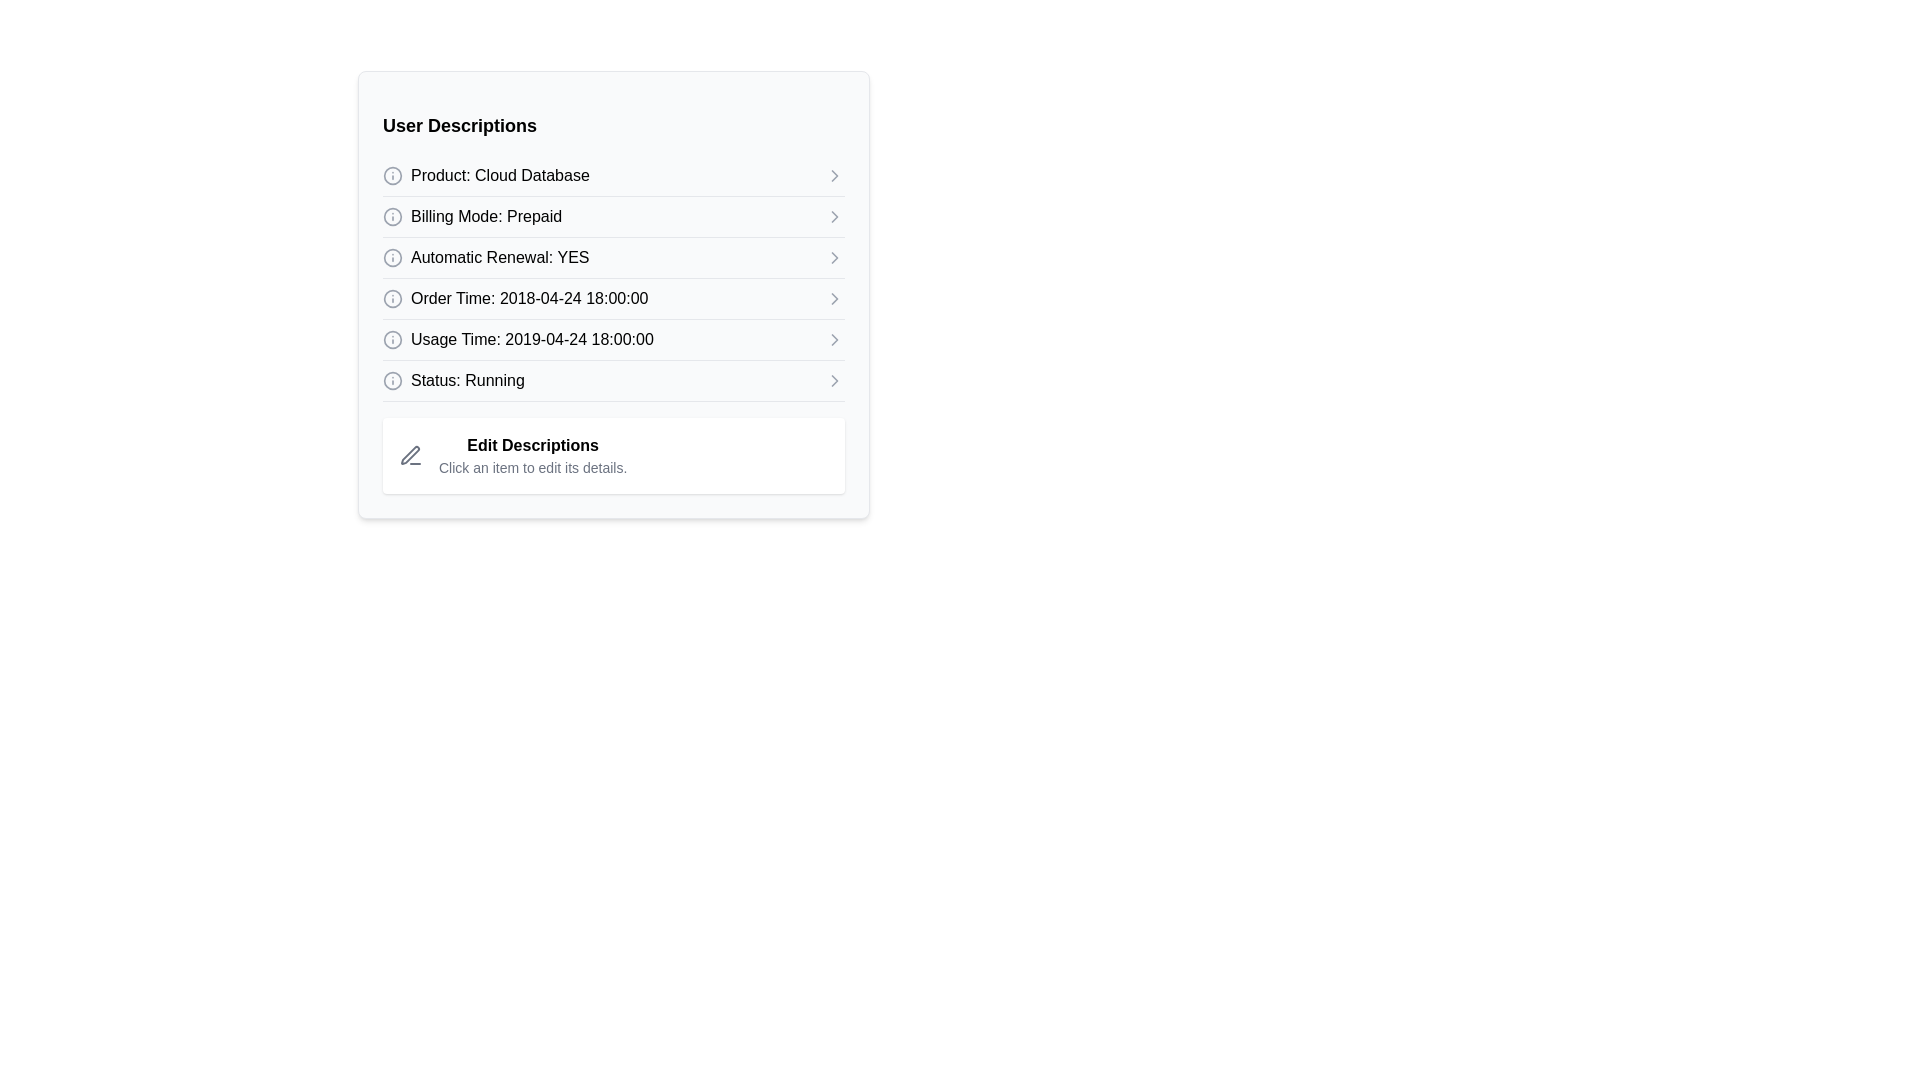 The image size is (1920, 1080). What do you see at coordinates (393, 216) in the screenshot?
I see `the Informational icon located to the left of the 'Billing Mode: Prepaid' section` at bounding box center [393, 216].